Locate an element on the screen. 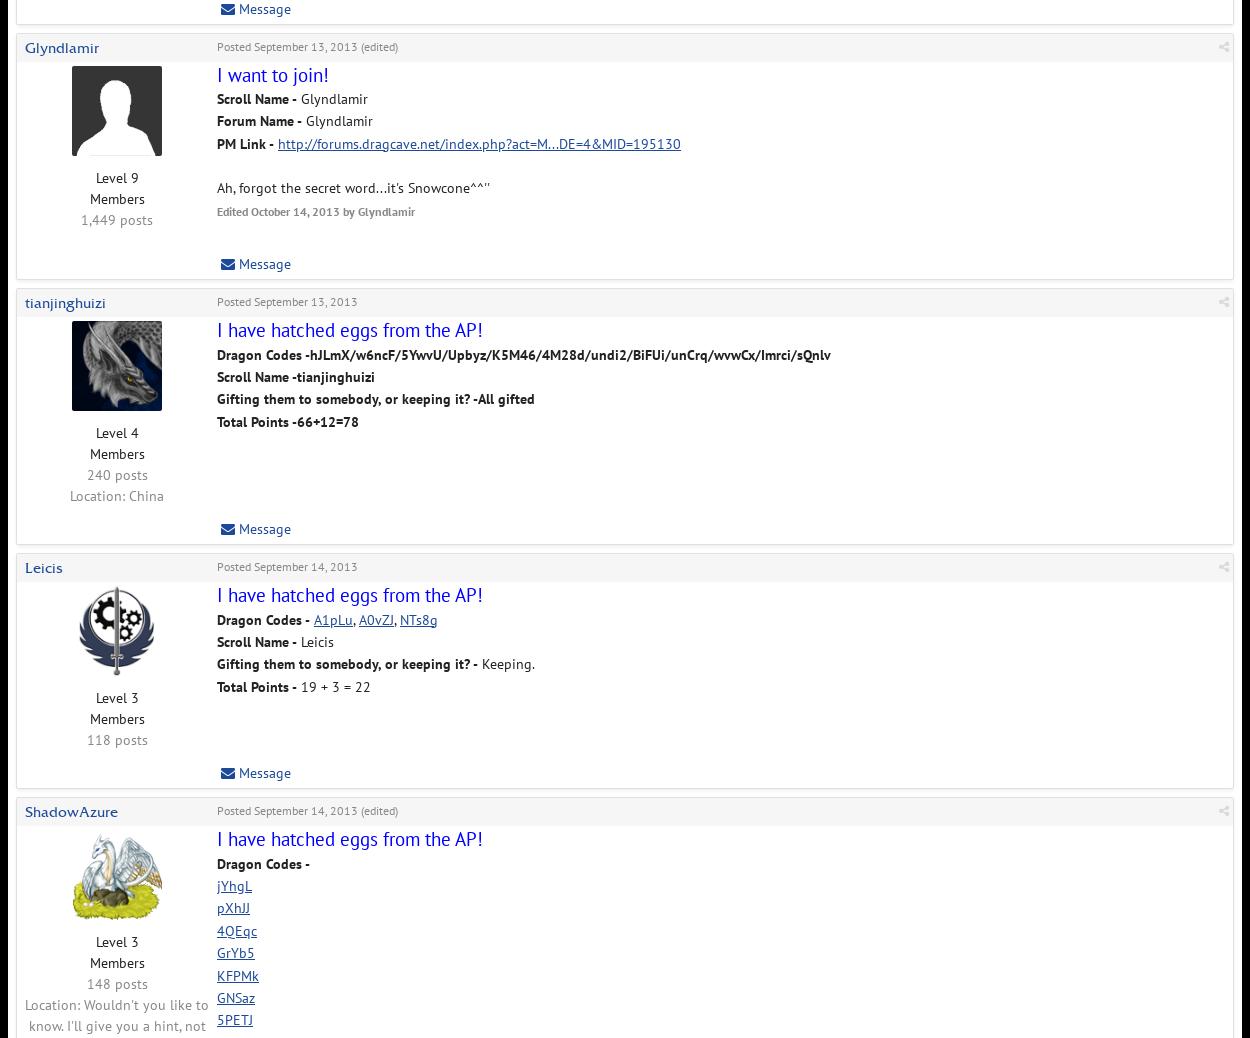  '118 posts' is located at coordinates (115, 738).